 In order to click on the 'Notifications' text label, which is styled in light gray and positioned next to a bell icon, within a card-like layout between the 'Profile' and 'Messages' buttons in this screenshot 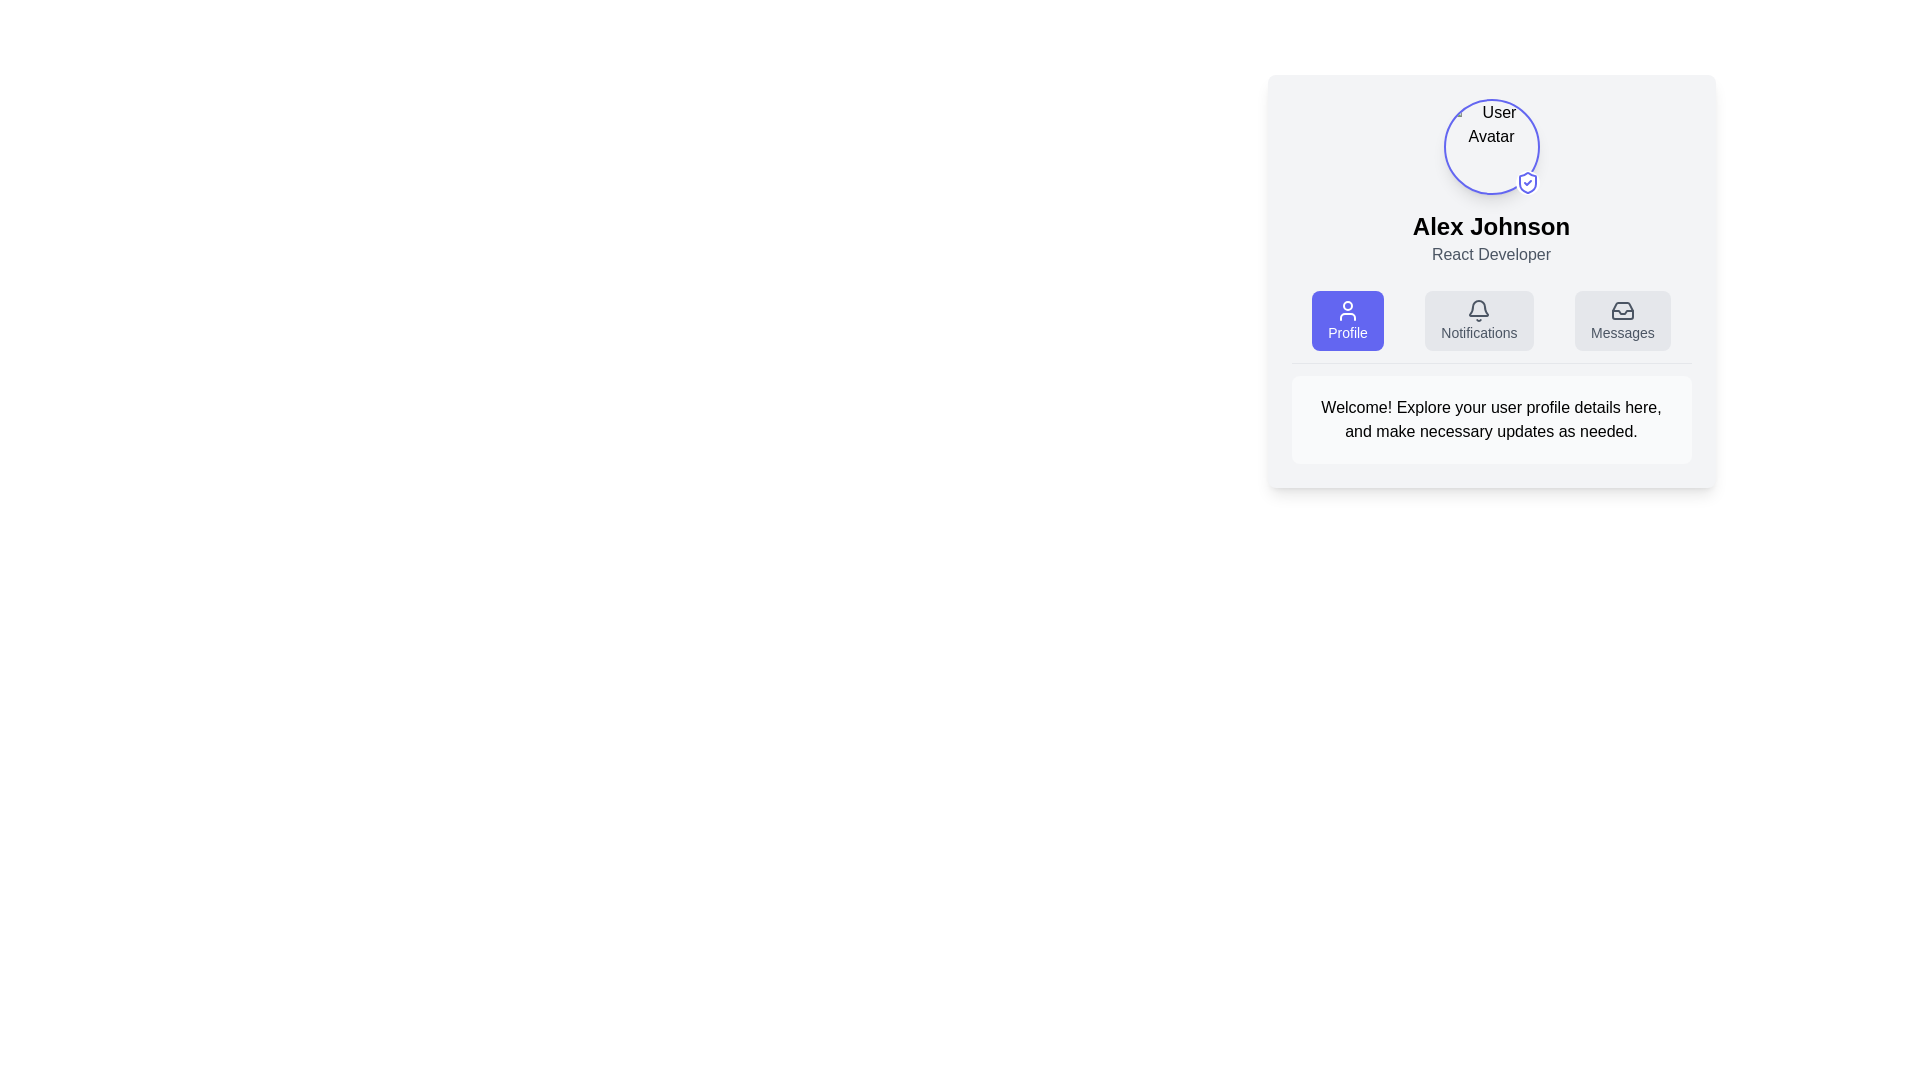, I will do `click(1479, 331)`.